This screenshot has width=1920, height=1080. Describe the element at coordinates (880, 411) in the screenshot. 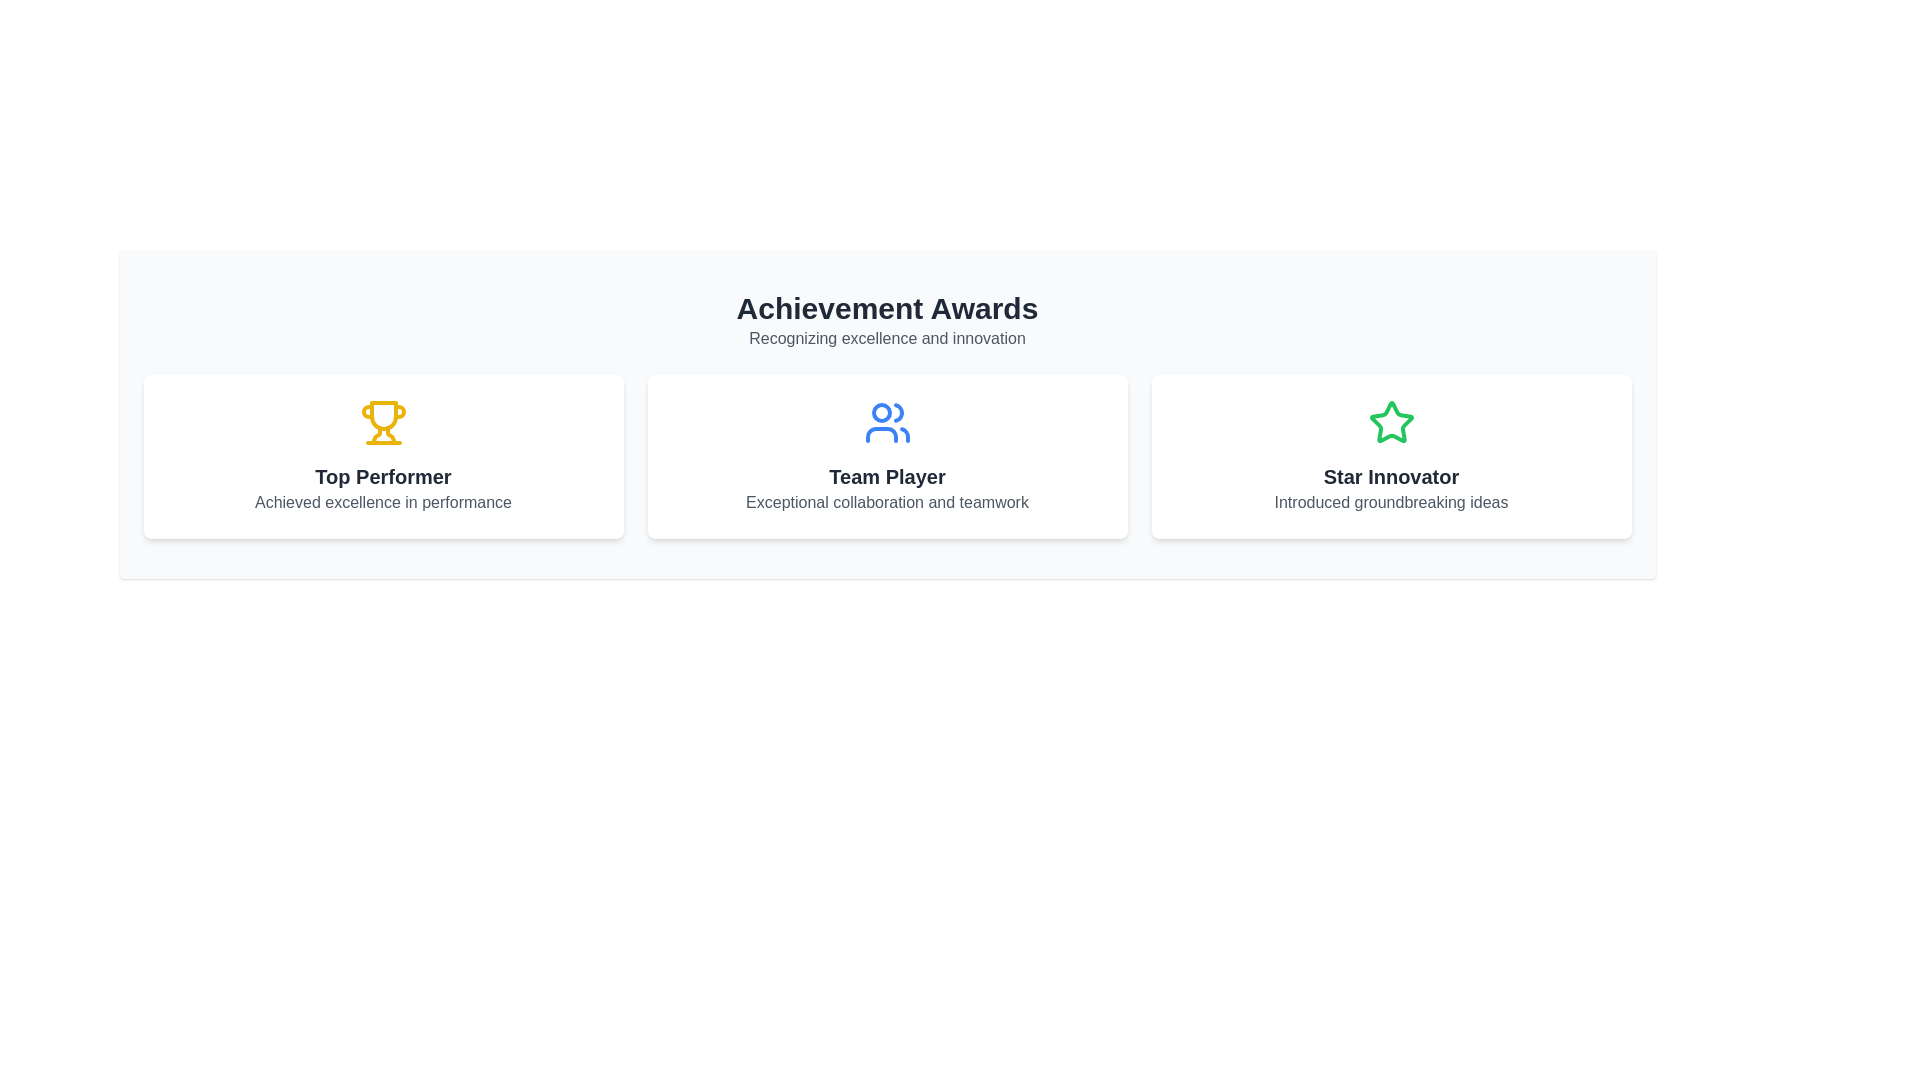

I see `the circular SVG shape within the 'Team Player' icon, which represents a group of users` at that location.